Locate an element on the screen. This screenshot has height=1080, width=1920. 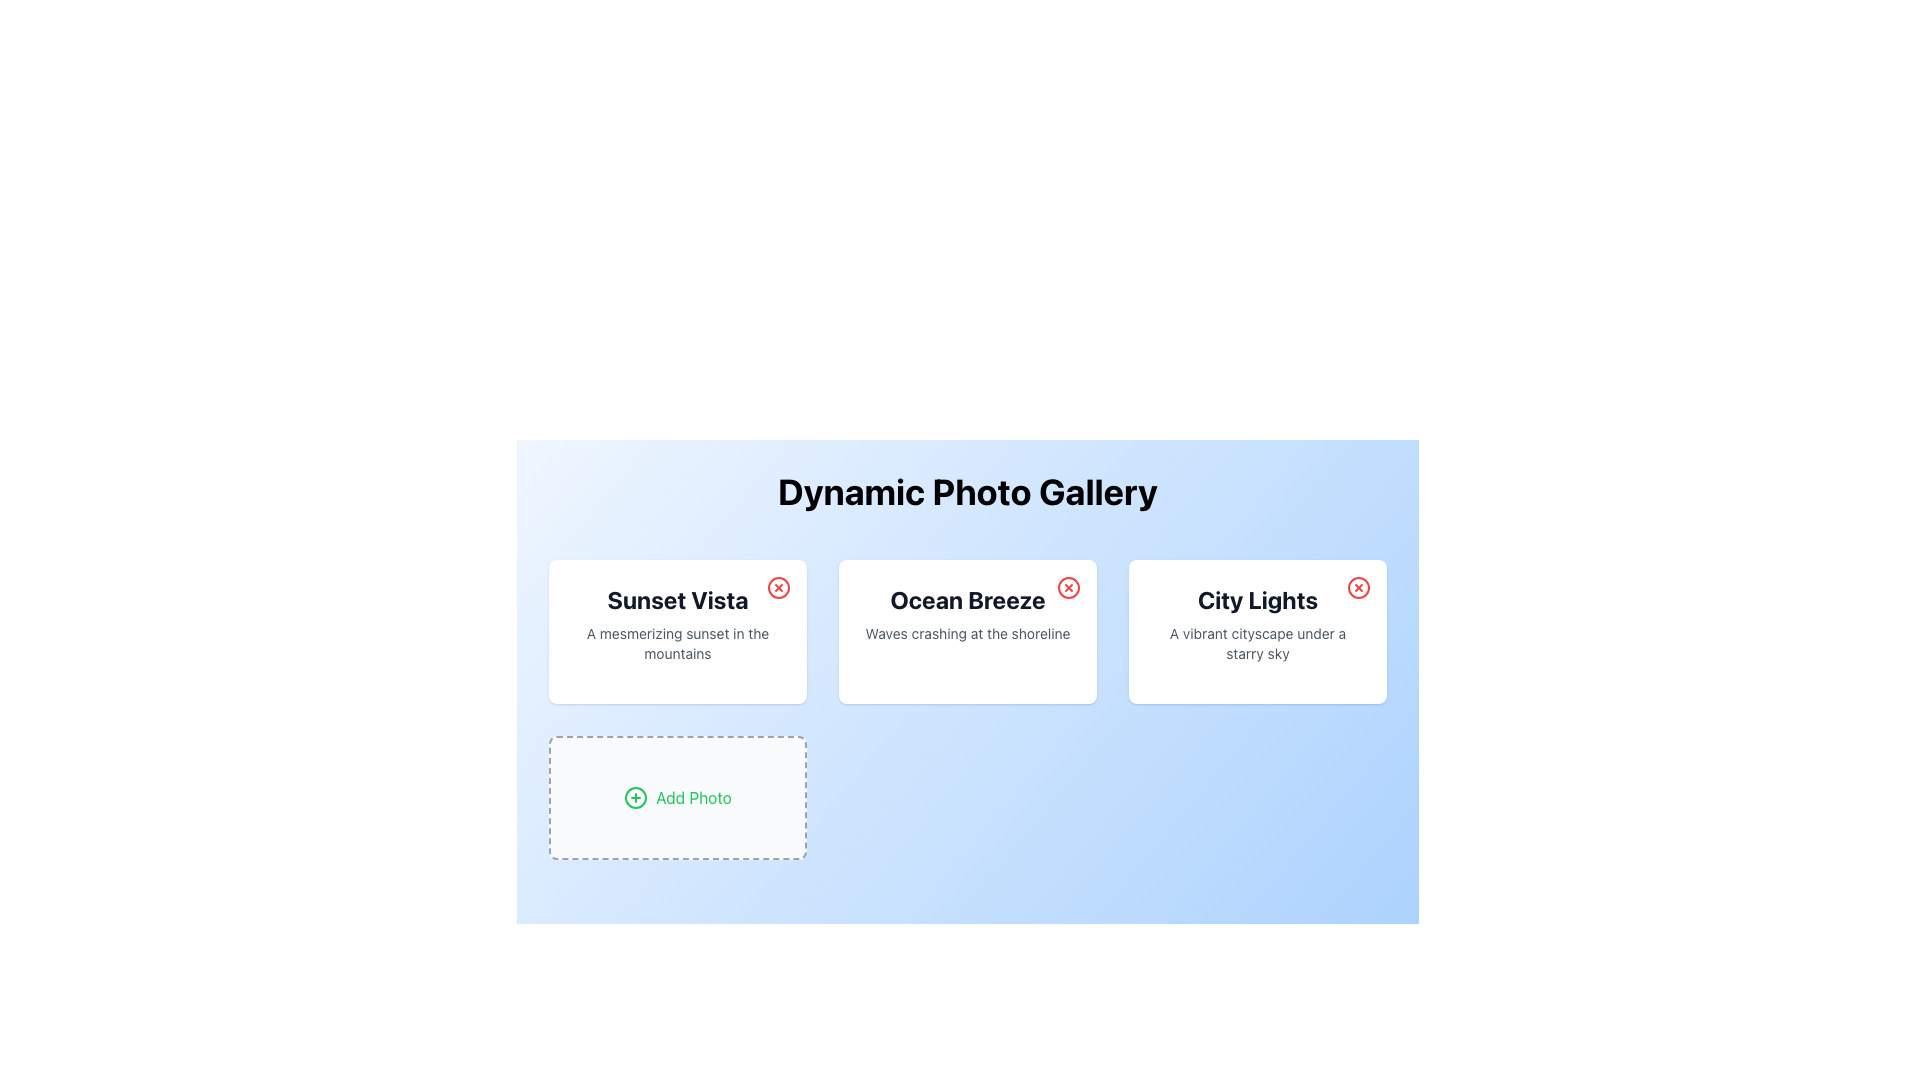
the small green-stroke circle inside the dashed-outlined box labeled 'Add Photo', located in the lower left quadrant of the interface is located at coordinates (635, 797).